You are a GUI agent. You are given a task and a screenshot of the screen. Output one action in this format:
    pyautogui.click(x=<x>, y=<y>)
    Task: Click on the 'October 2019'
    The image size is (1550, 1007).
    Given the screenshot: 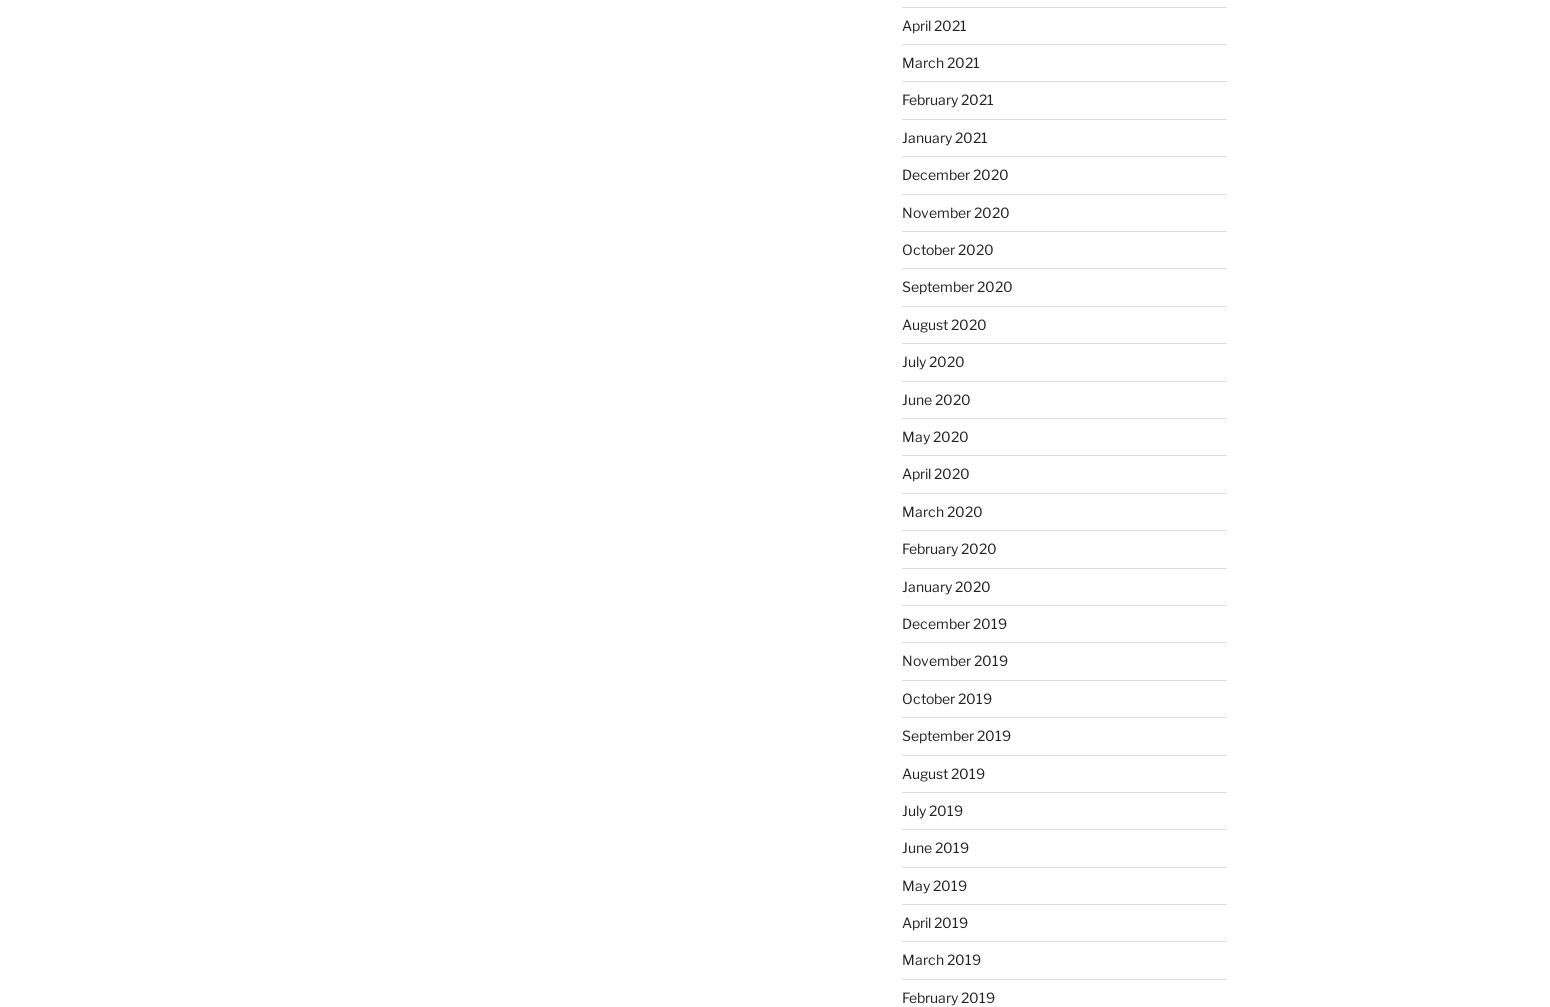 What is the action you would take?
    pyautogui.click(x=944, y=696)
    